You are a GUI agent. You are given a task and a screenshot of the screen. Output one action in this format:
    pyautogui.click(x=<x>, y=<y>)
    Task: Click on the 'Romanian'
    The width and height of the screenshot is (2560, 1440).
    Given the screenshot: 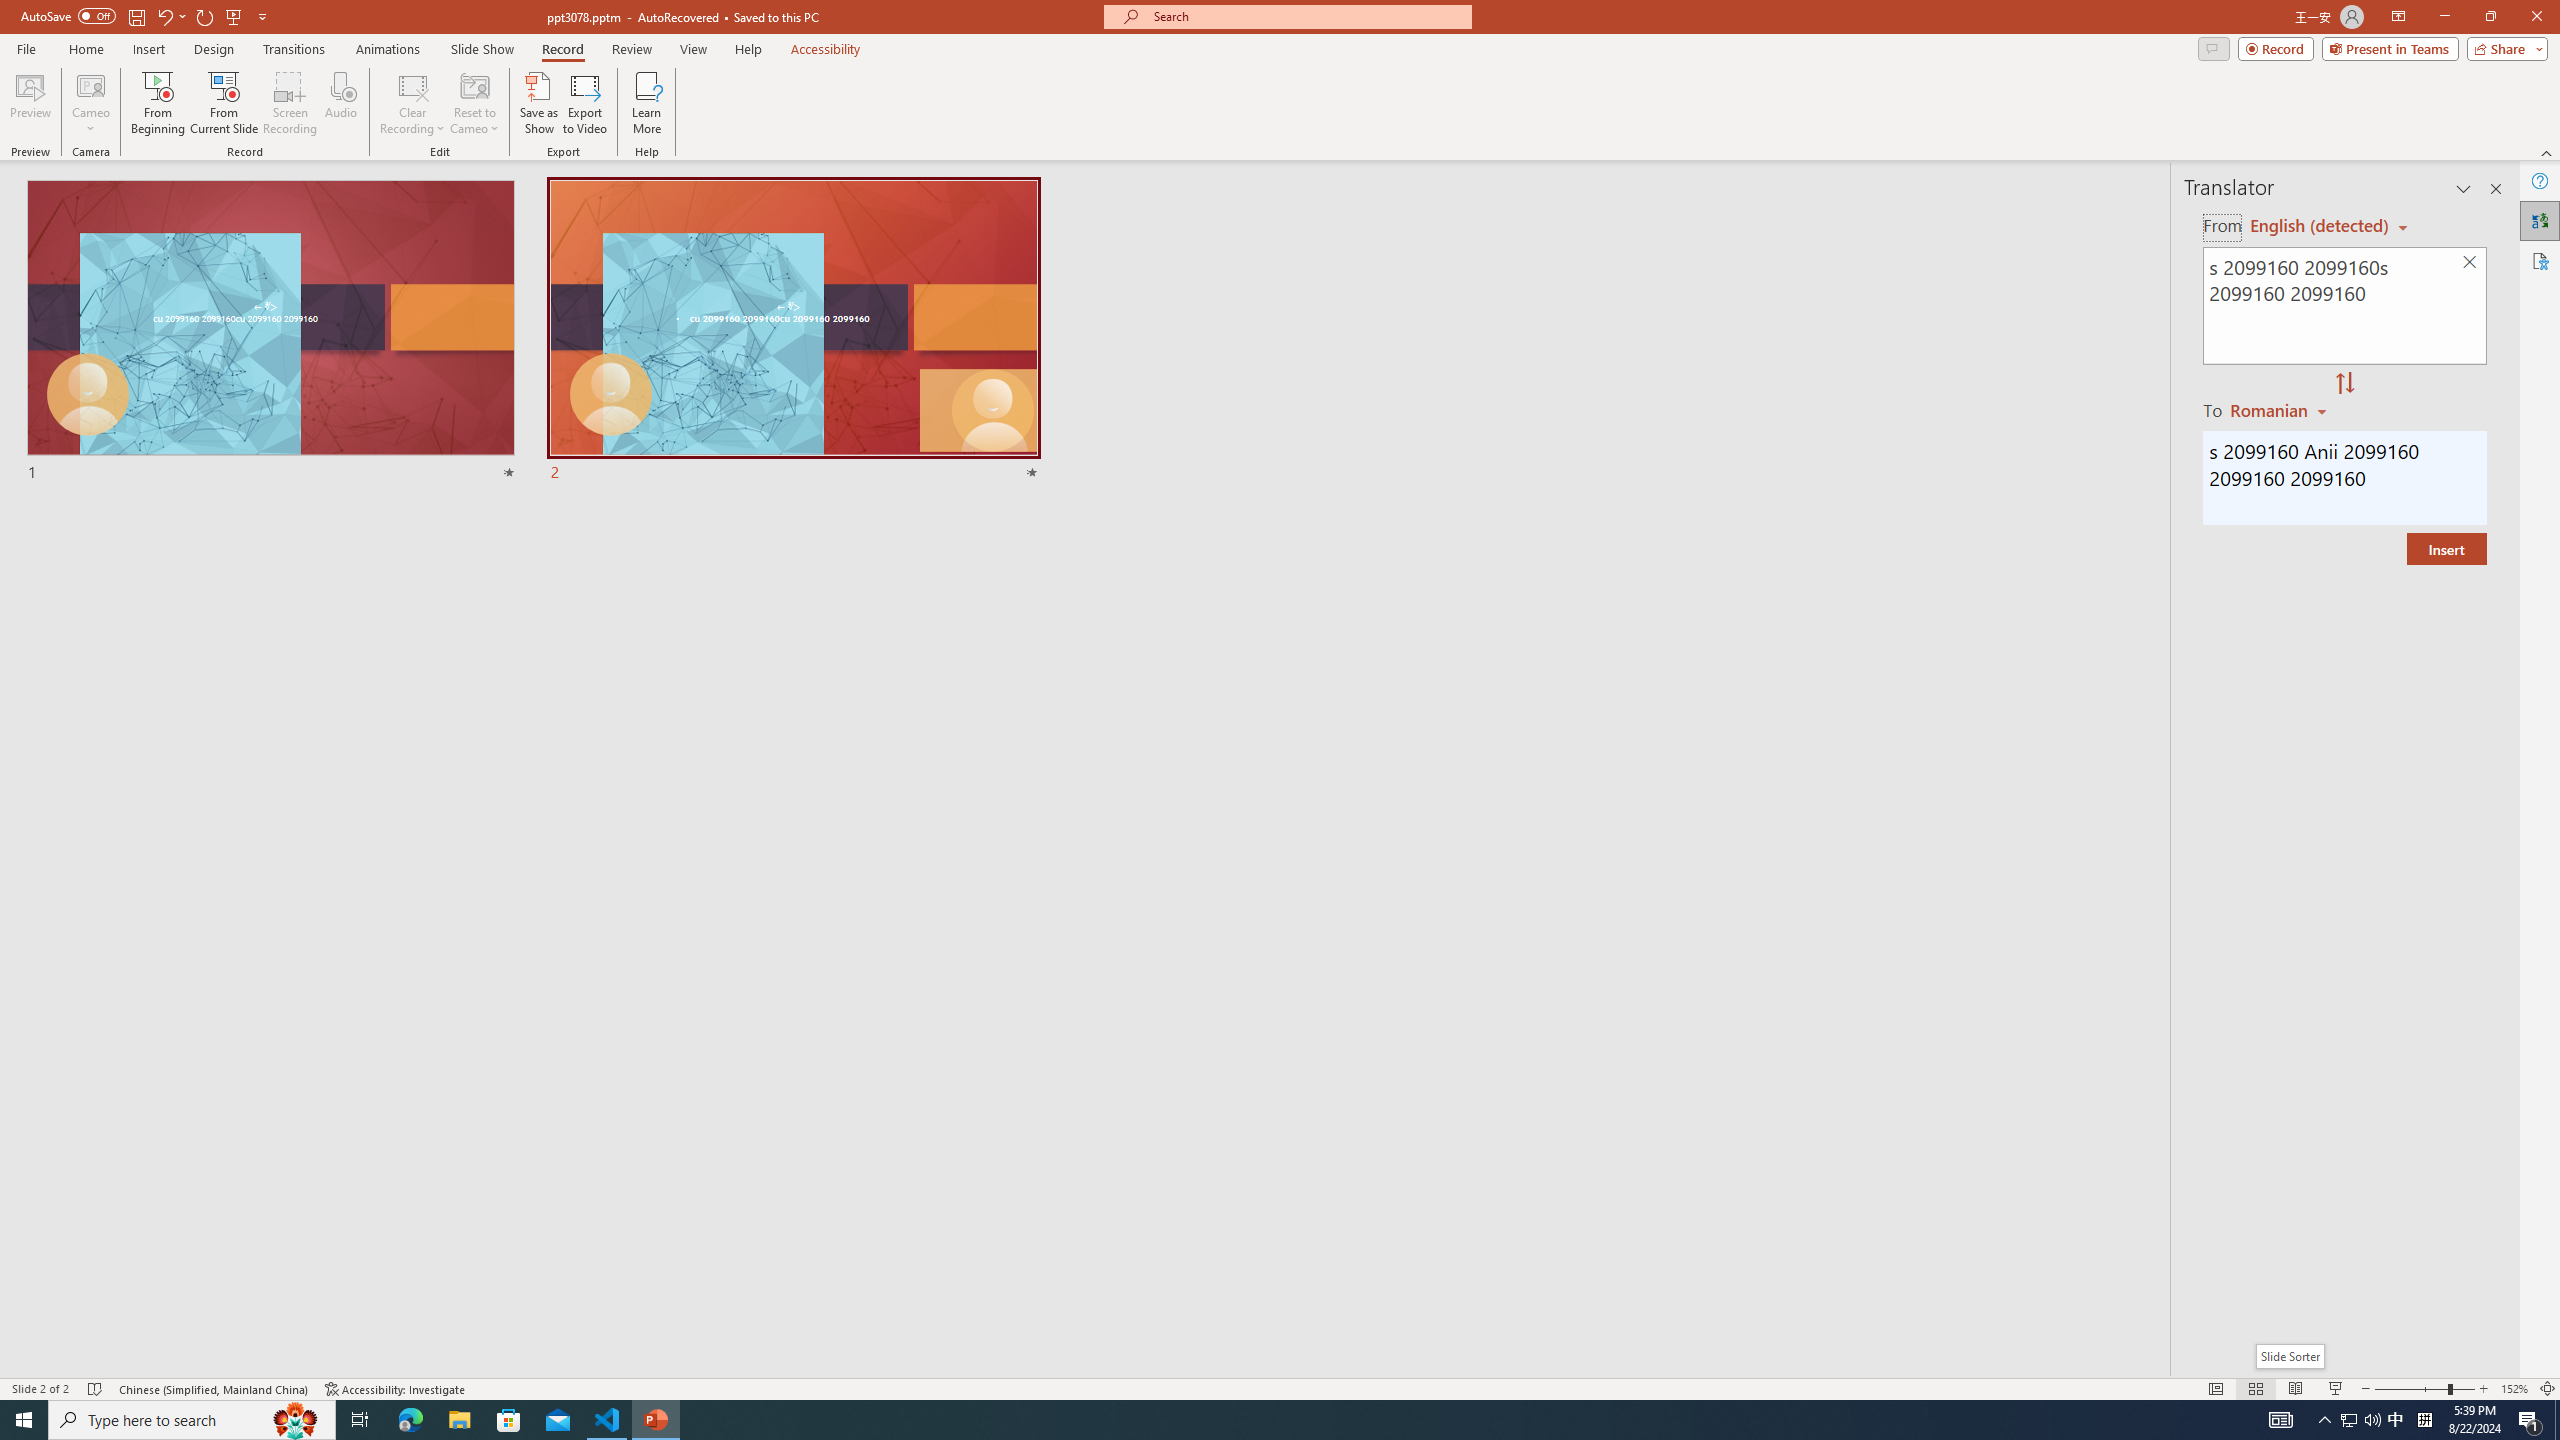 What is the action you would take?
    pyautogui.click(x=2279, y=409)
    